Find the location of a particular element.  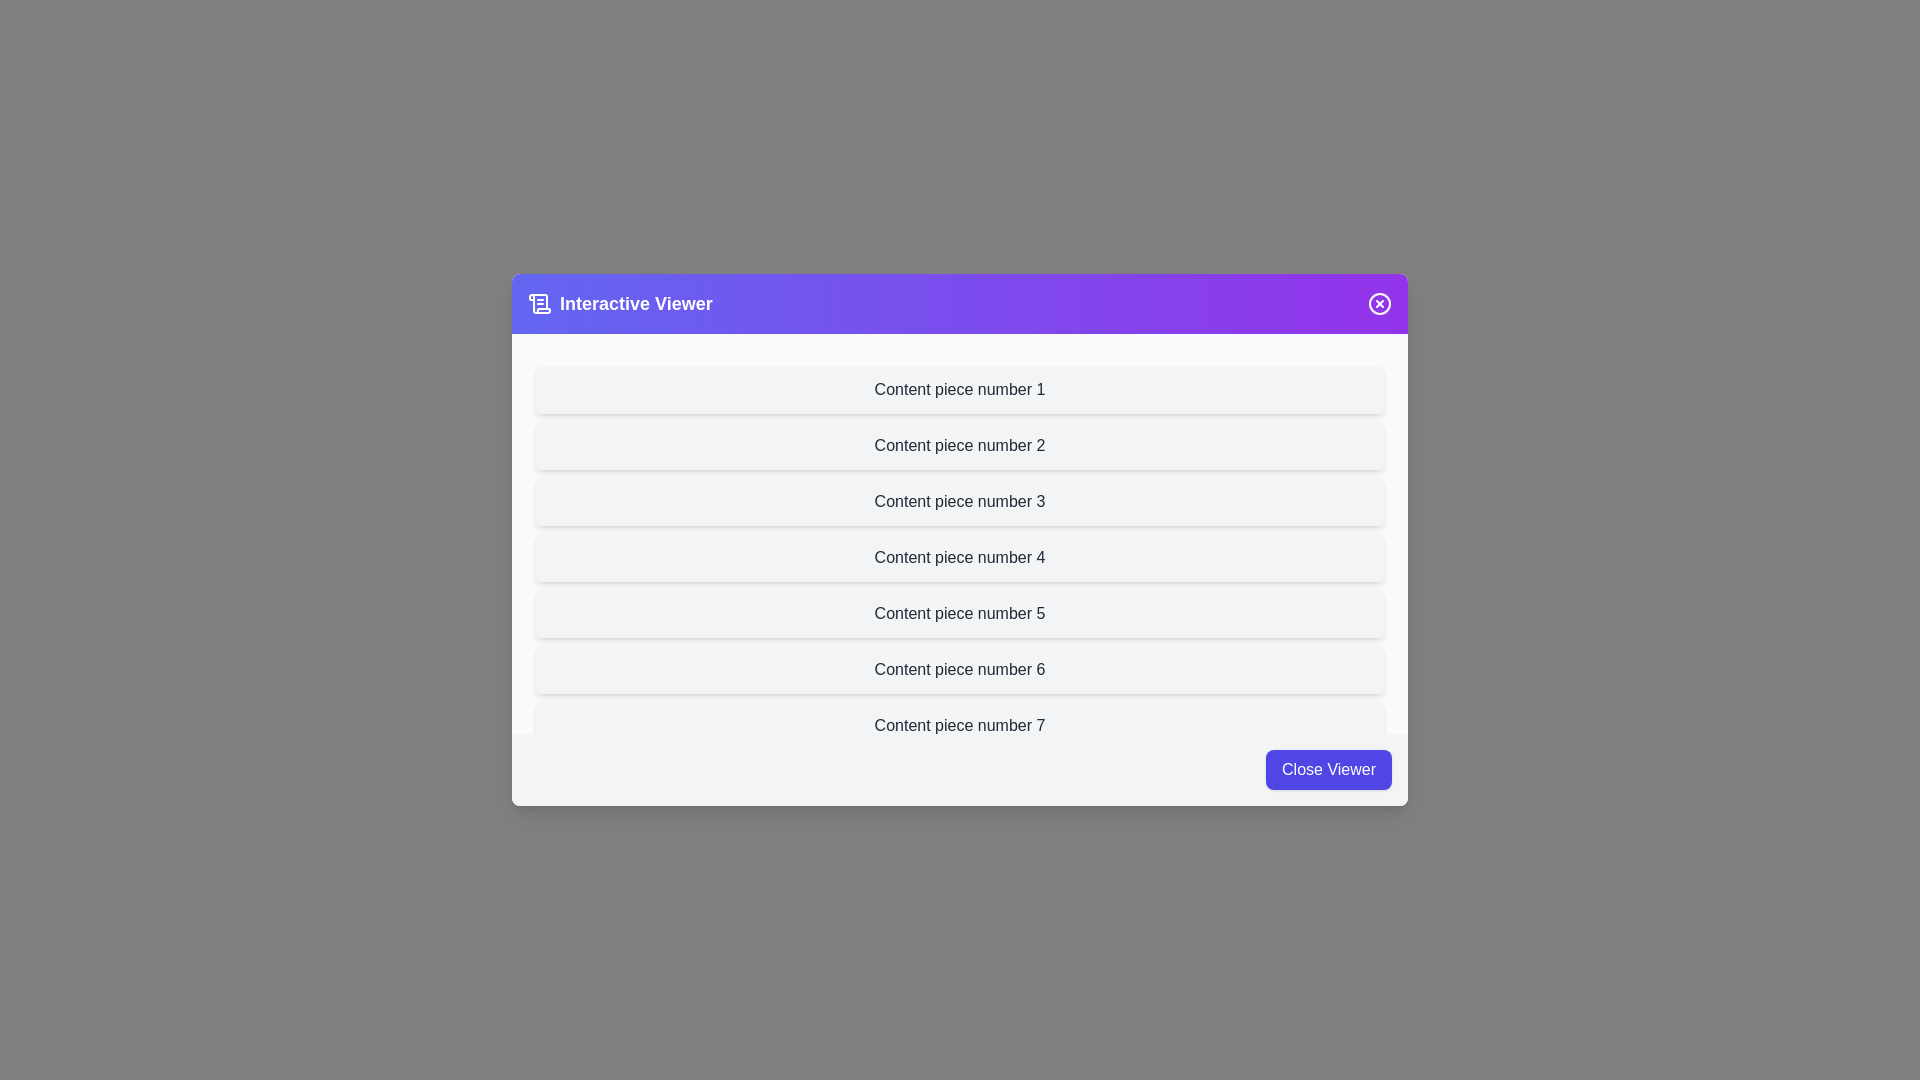

the content item labeled 'Content piece number 1' to observe its hover effect is located at coordinates (960, 389).